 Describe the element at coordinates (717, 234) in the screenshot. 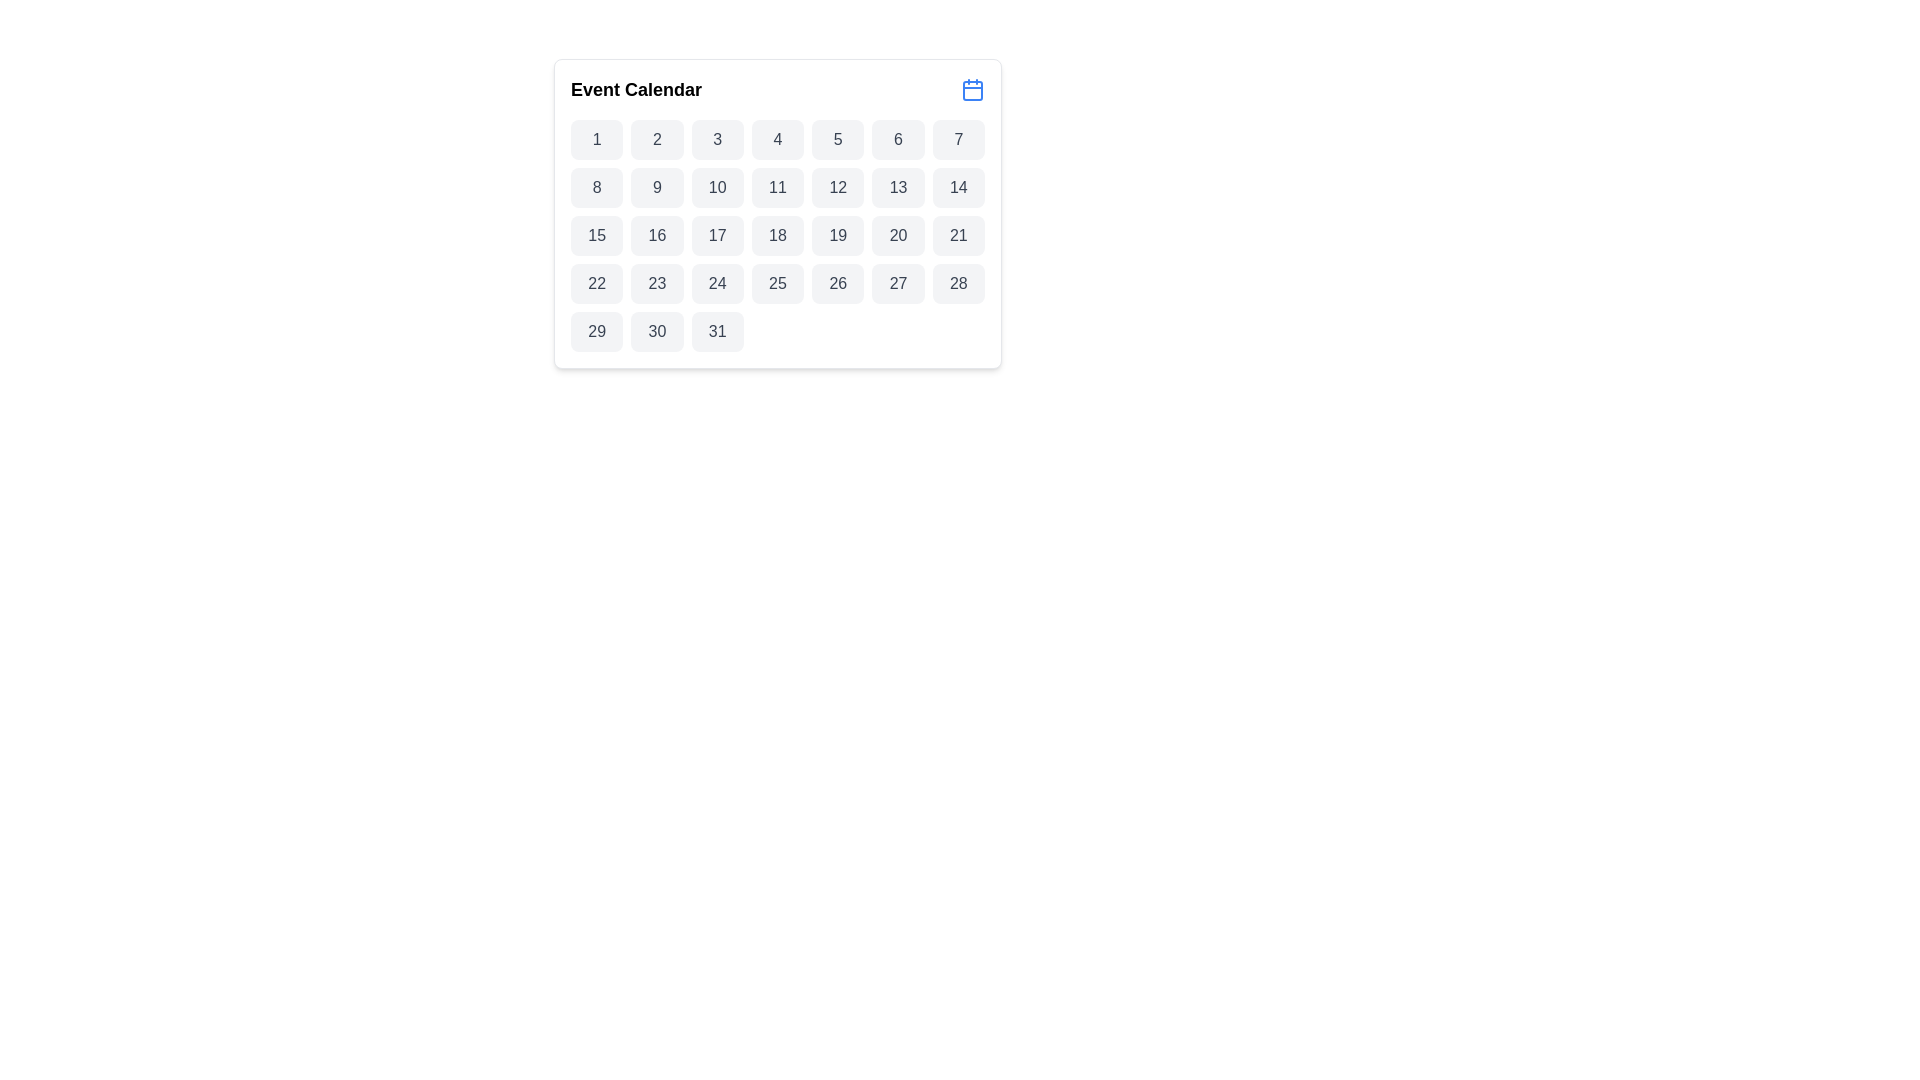

I see `the rounded rectangular button with the number '17' in dark gray text, located in the third row and fourth column of a 7-column grid layout` at that location.